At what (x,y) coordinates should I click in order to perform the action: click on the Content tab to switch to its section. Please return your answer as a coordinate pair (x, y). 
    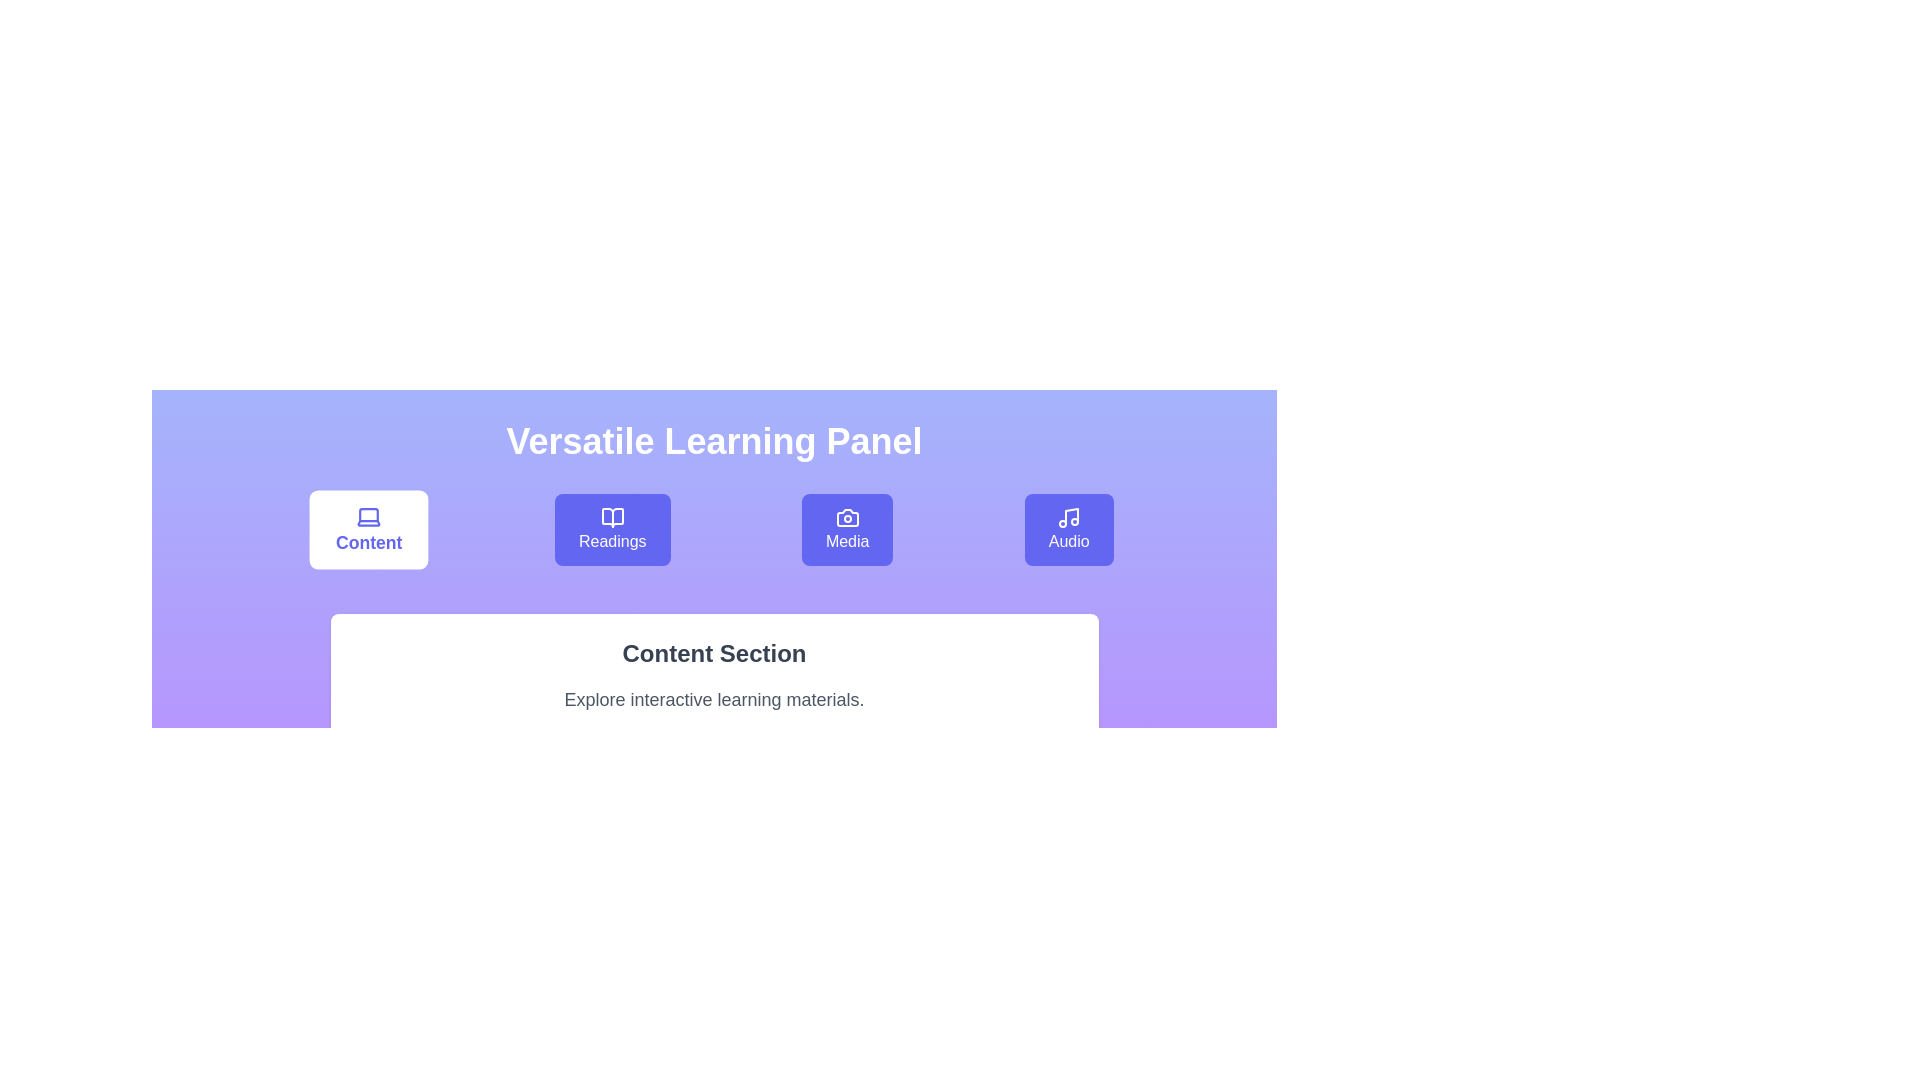
    Looking at the image, I should click on (369, 528).